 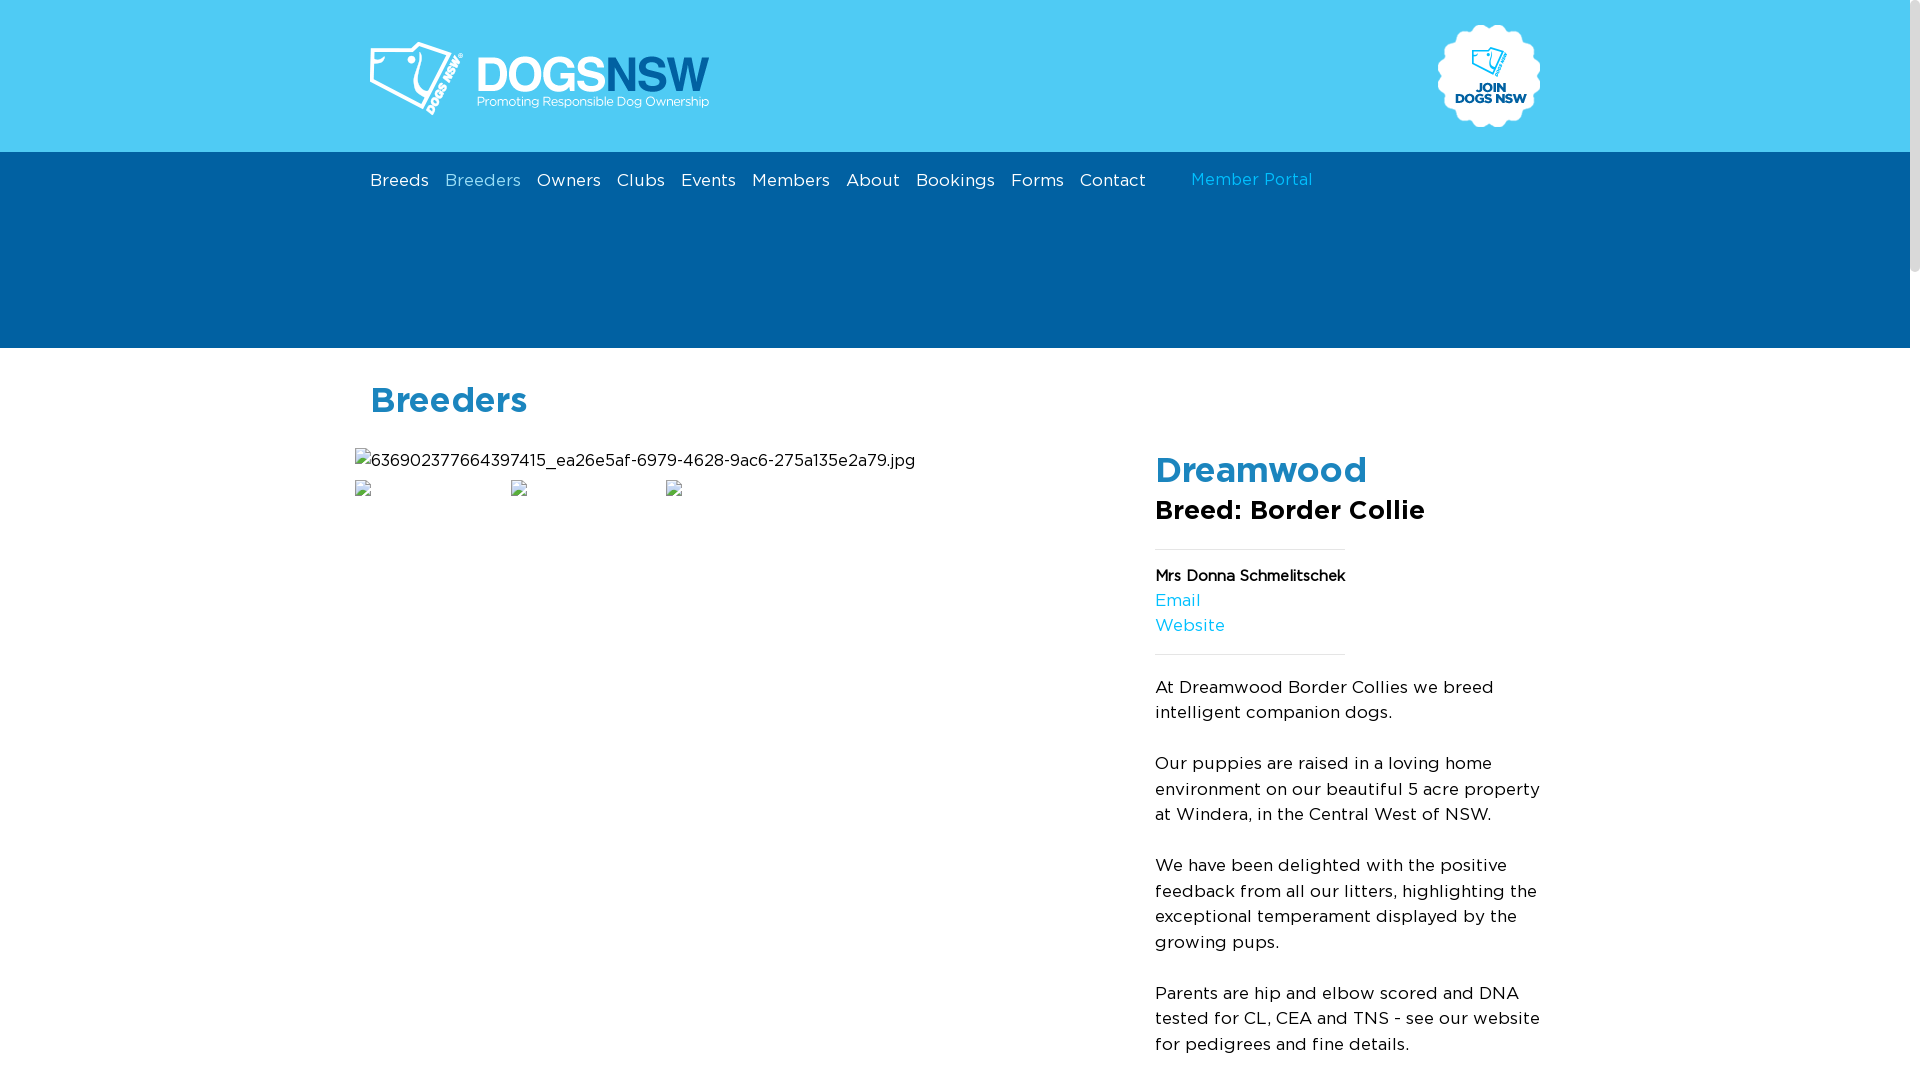 I want to click on 'Owners', so click(x=537, y=181).